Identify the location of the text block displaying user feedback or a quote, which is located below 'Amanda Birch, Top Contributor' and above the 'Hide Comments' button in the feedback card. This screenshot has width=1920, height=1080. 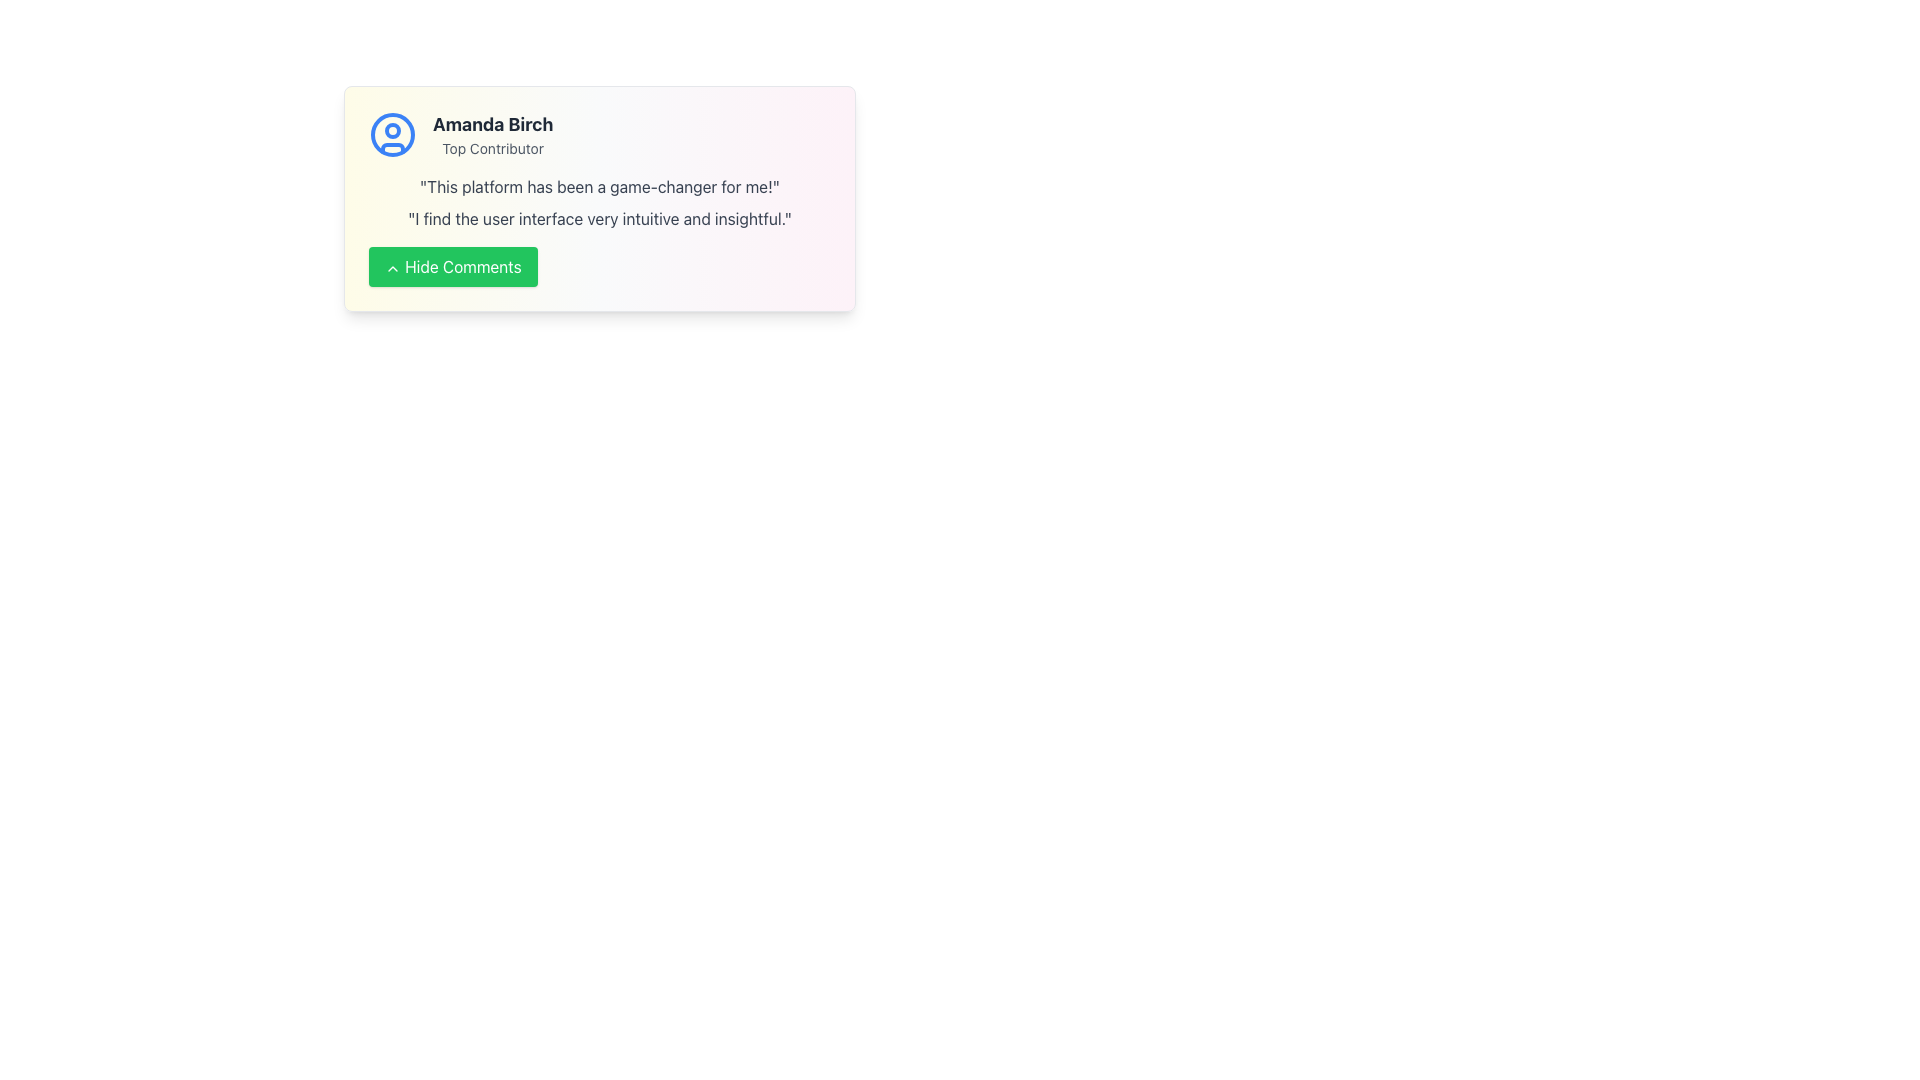
(599, 203).